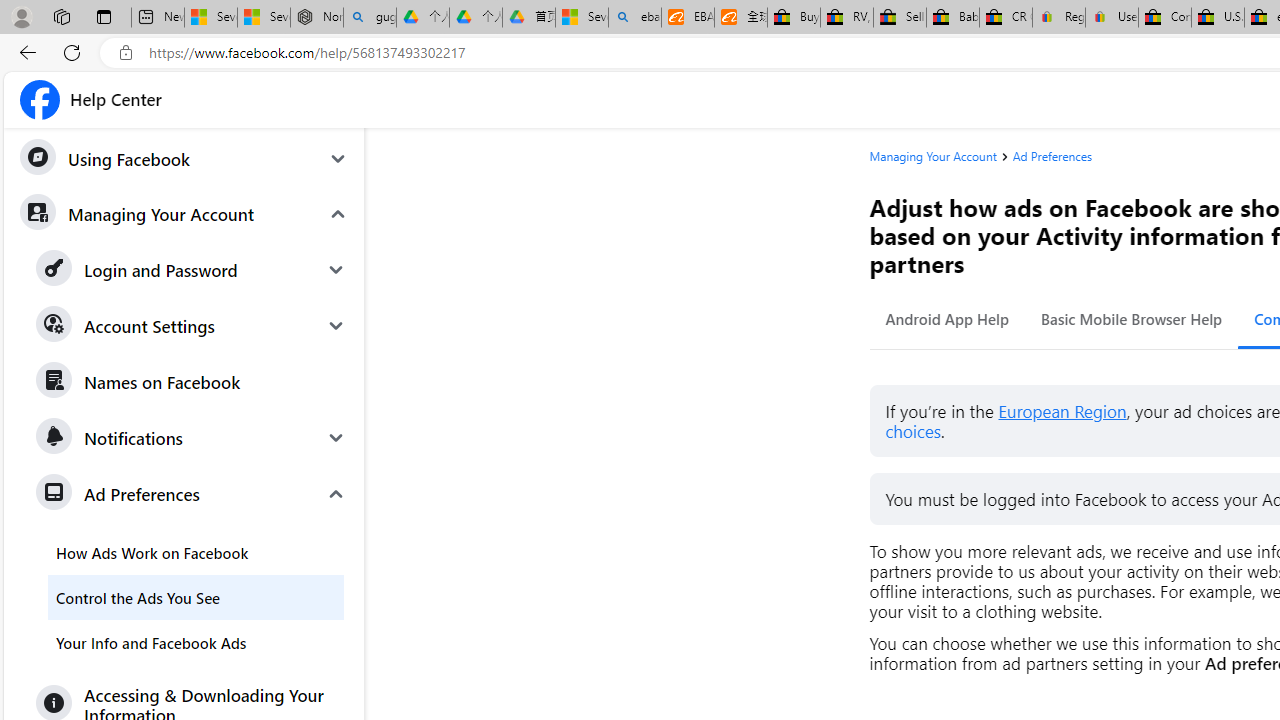 This screenshot has width=1280, height=720. What do you see at coordinates (195, 552) in the screenshot?
I see `'How Ads Work on Facebook'` at bounding box center [195, 552].